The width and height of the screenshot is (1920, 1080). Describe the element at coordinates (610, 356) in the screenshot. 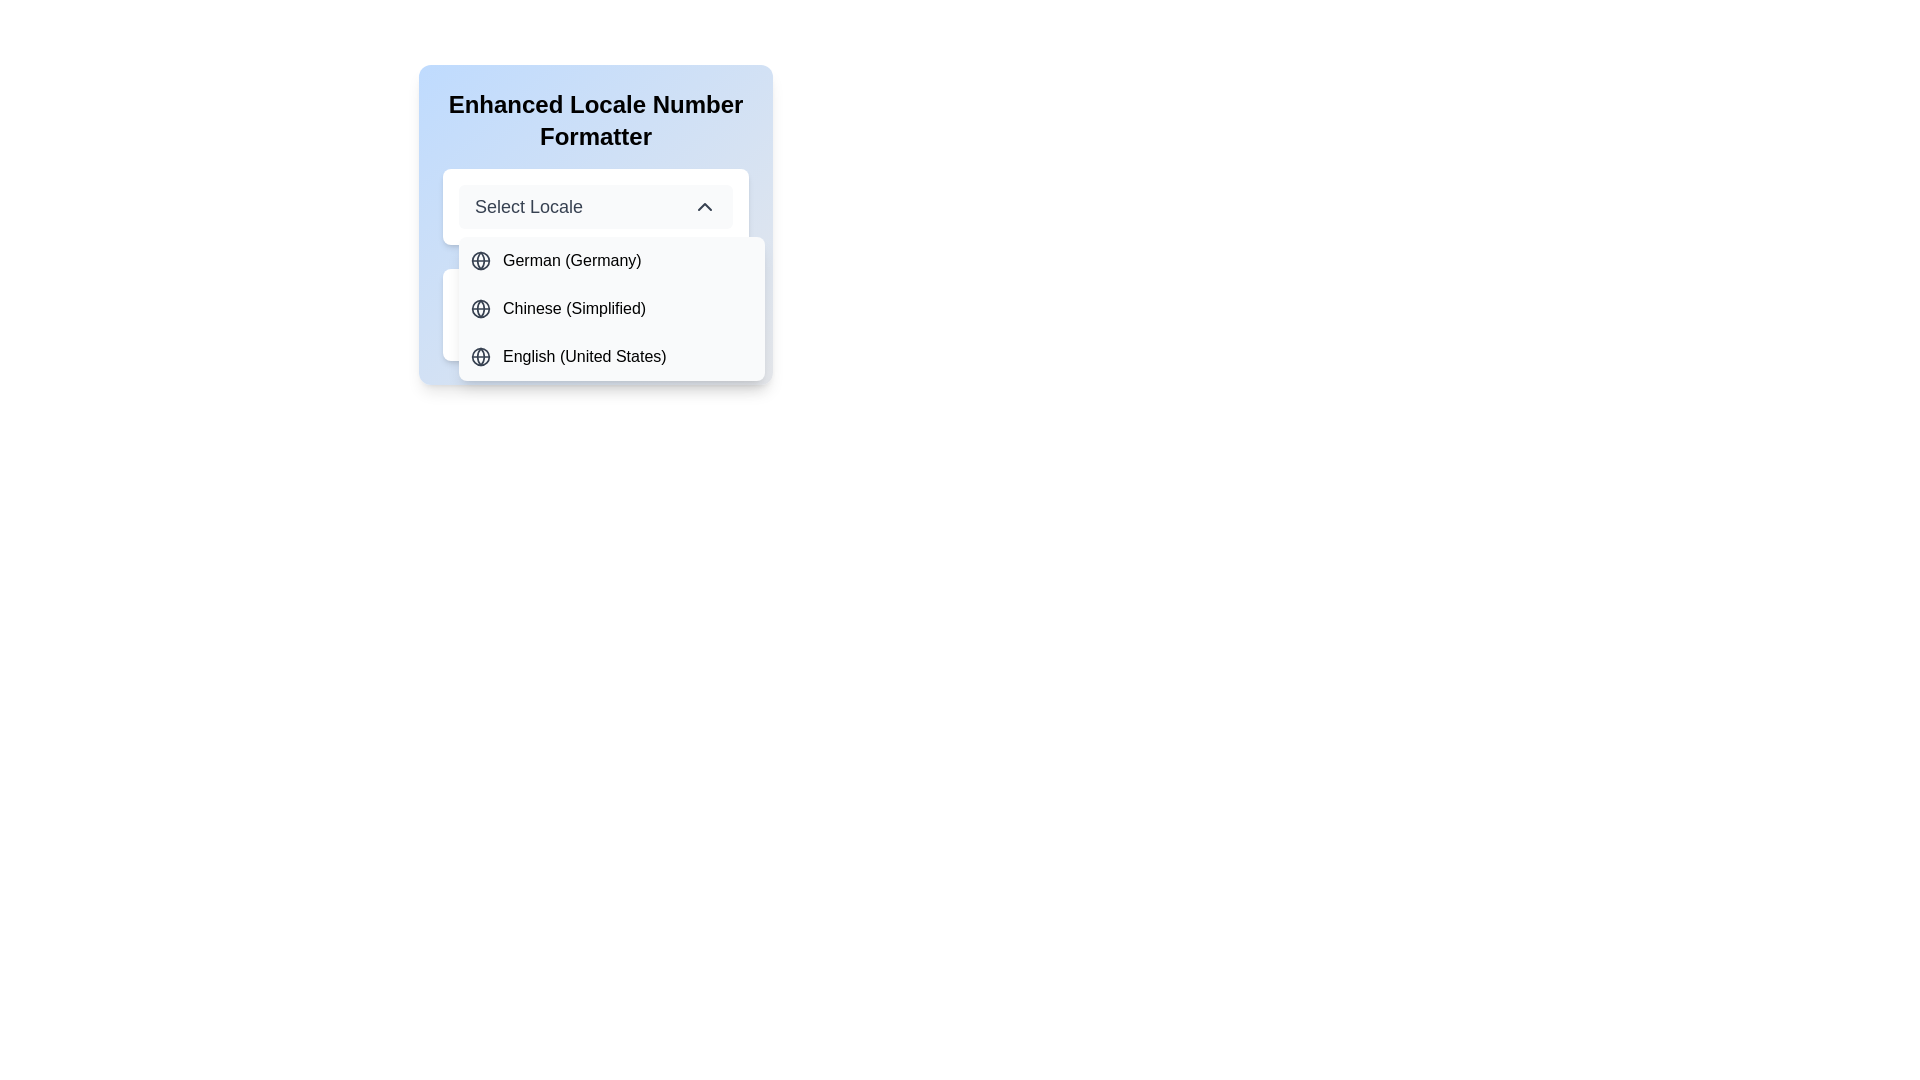

I see `the Dropdown menu item labeled 'English (United States)' with a globe icon` at that location.